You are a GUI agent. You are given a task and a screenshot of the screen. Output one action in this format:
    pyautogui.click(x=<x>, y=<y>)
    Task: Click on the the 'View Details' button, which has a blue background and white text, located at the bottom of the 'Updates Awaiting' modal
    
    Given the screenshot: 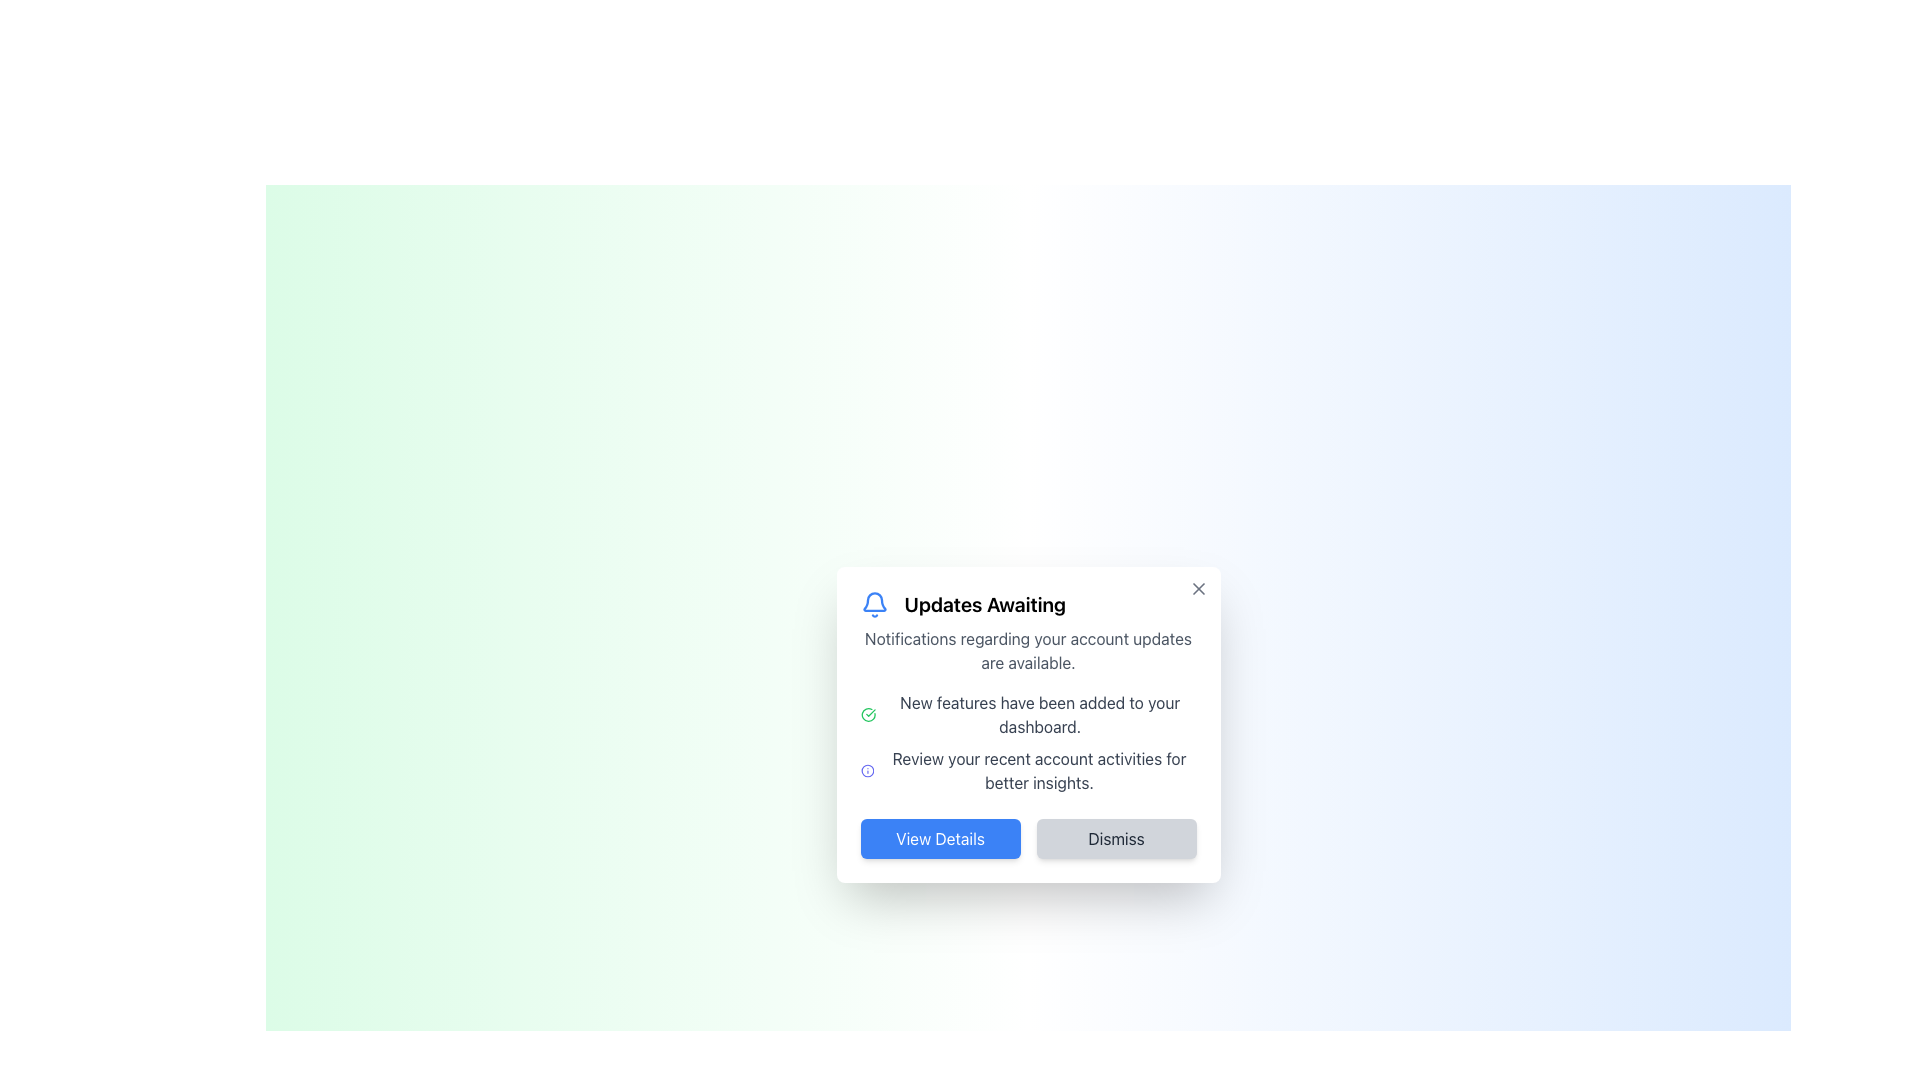 What is the action you would take?
    pyautogui.click(x=939, y=839)
    